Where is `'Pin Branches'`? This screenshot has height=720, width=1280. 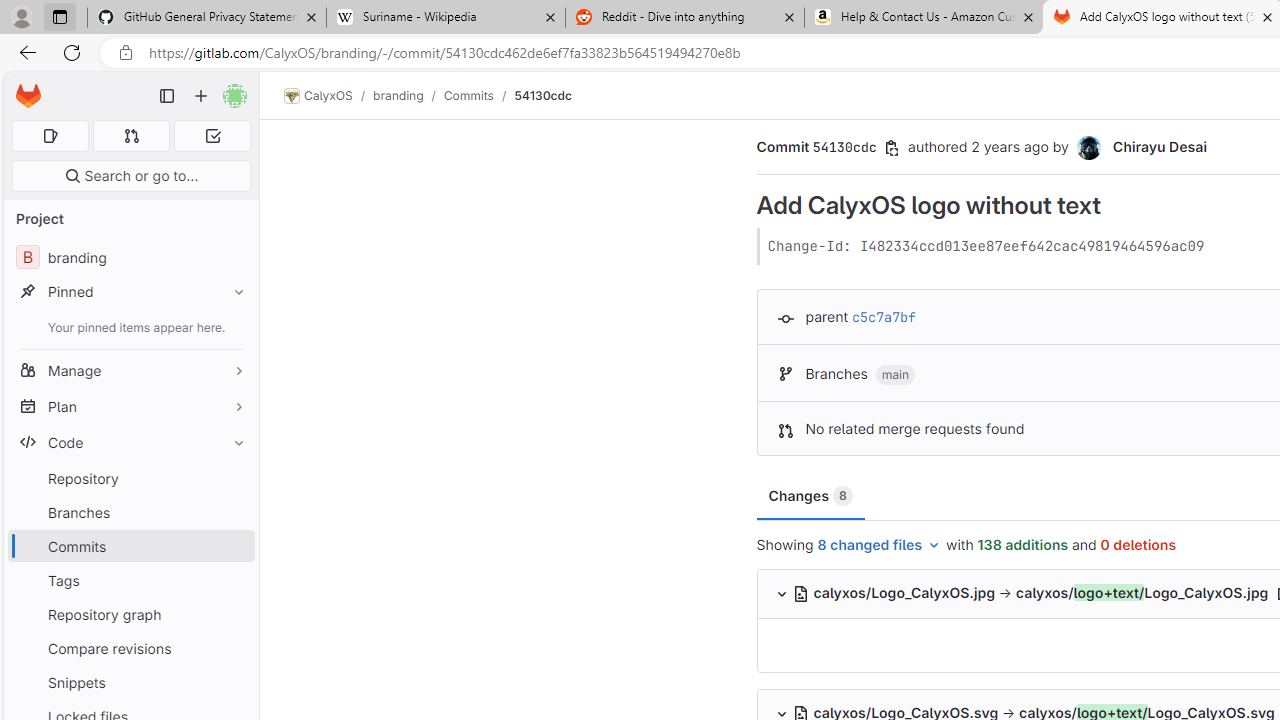
'Pin Branches' is located at coordinates (234, 511).